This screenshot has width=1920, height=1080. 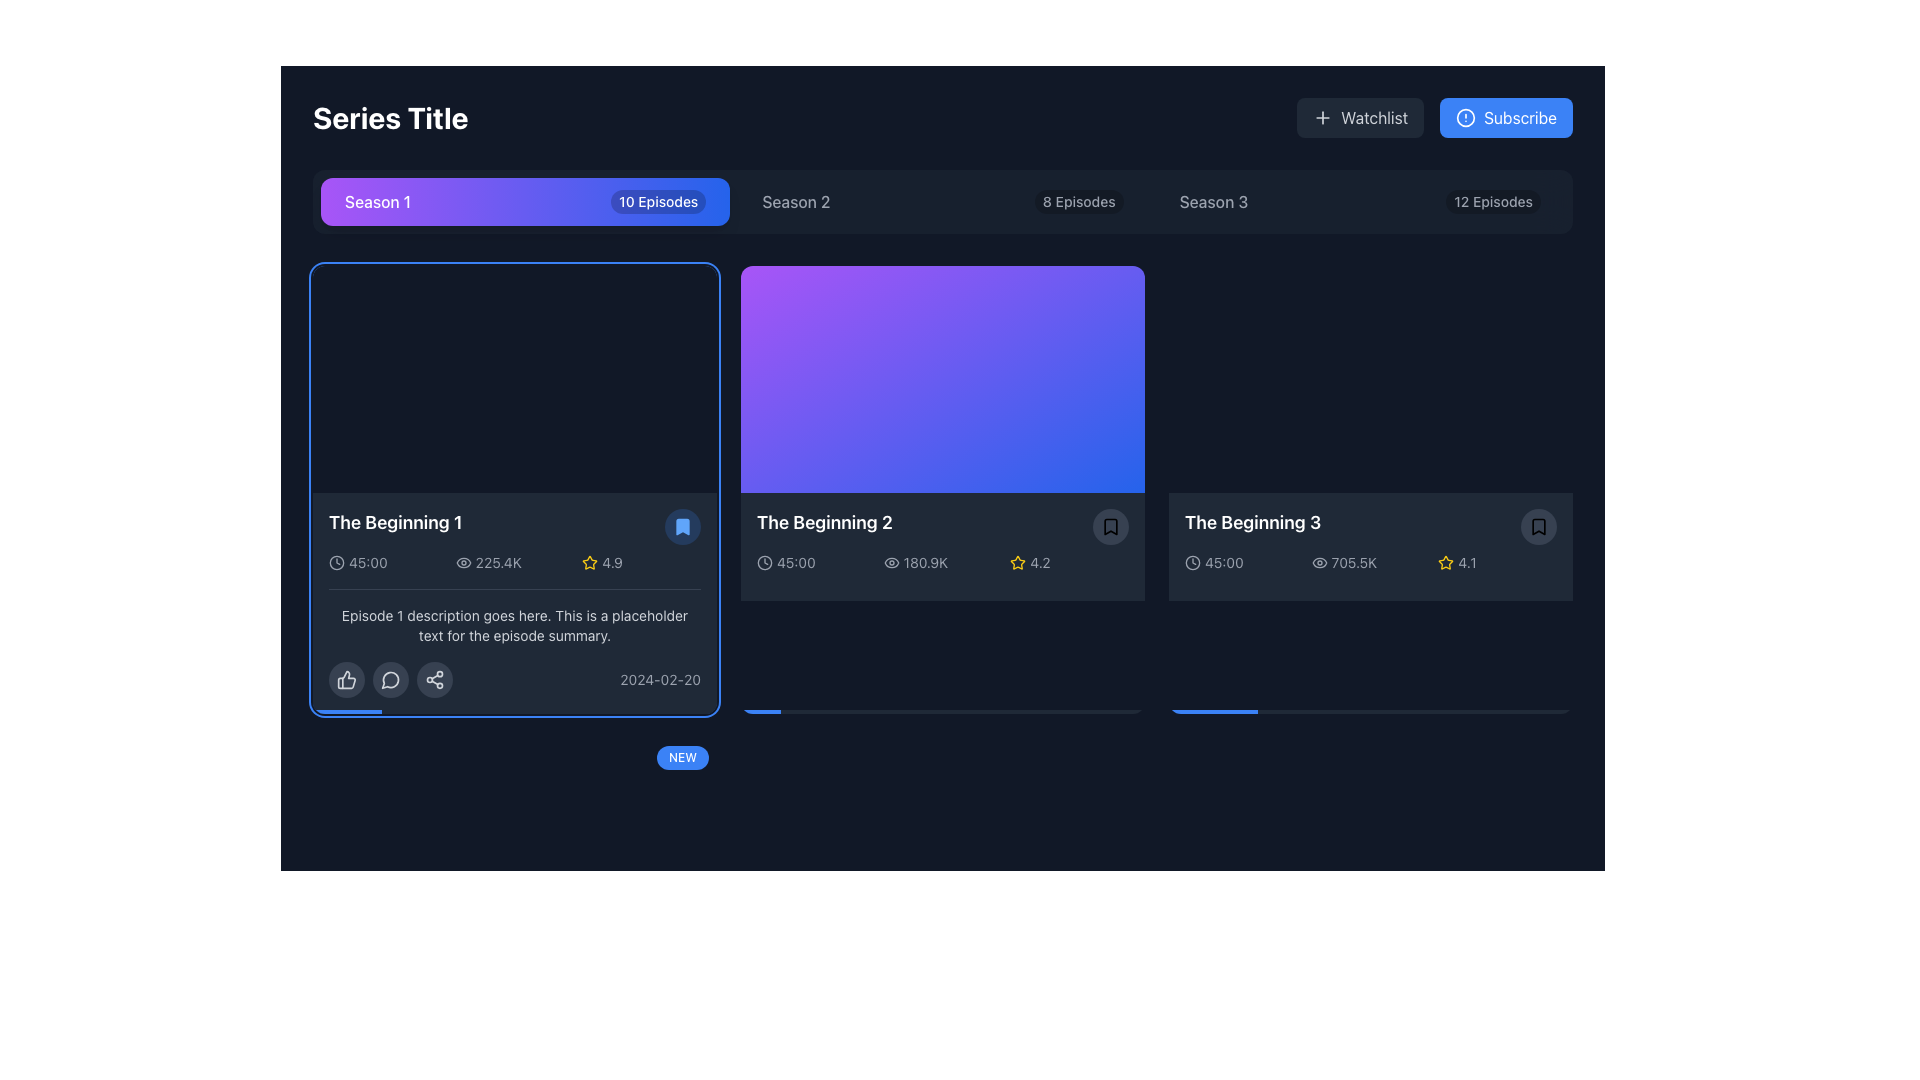 What do you see at coordinates (1539, 711) in the screenshot?
I see `progress level` at bounding box center [1539, 711].